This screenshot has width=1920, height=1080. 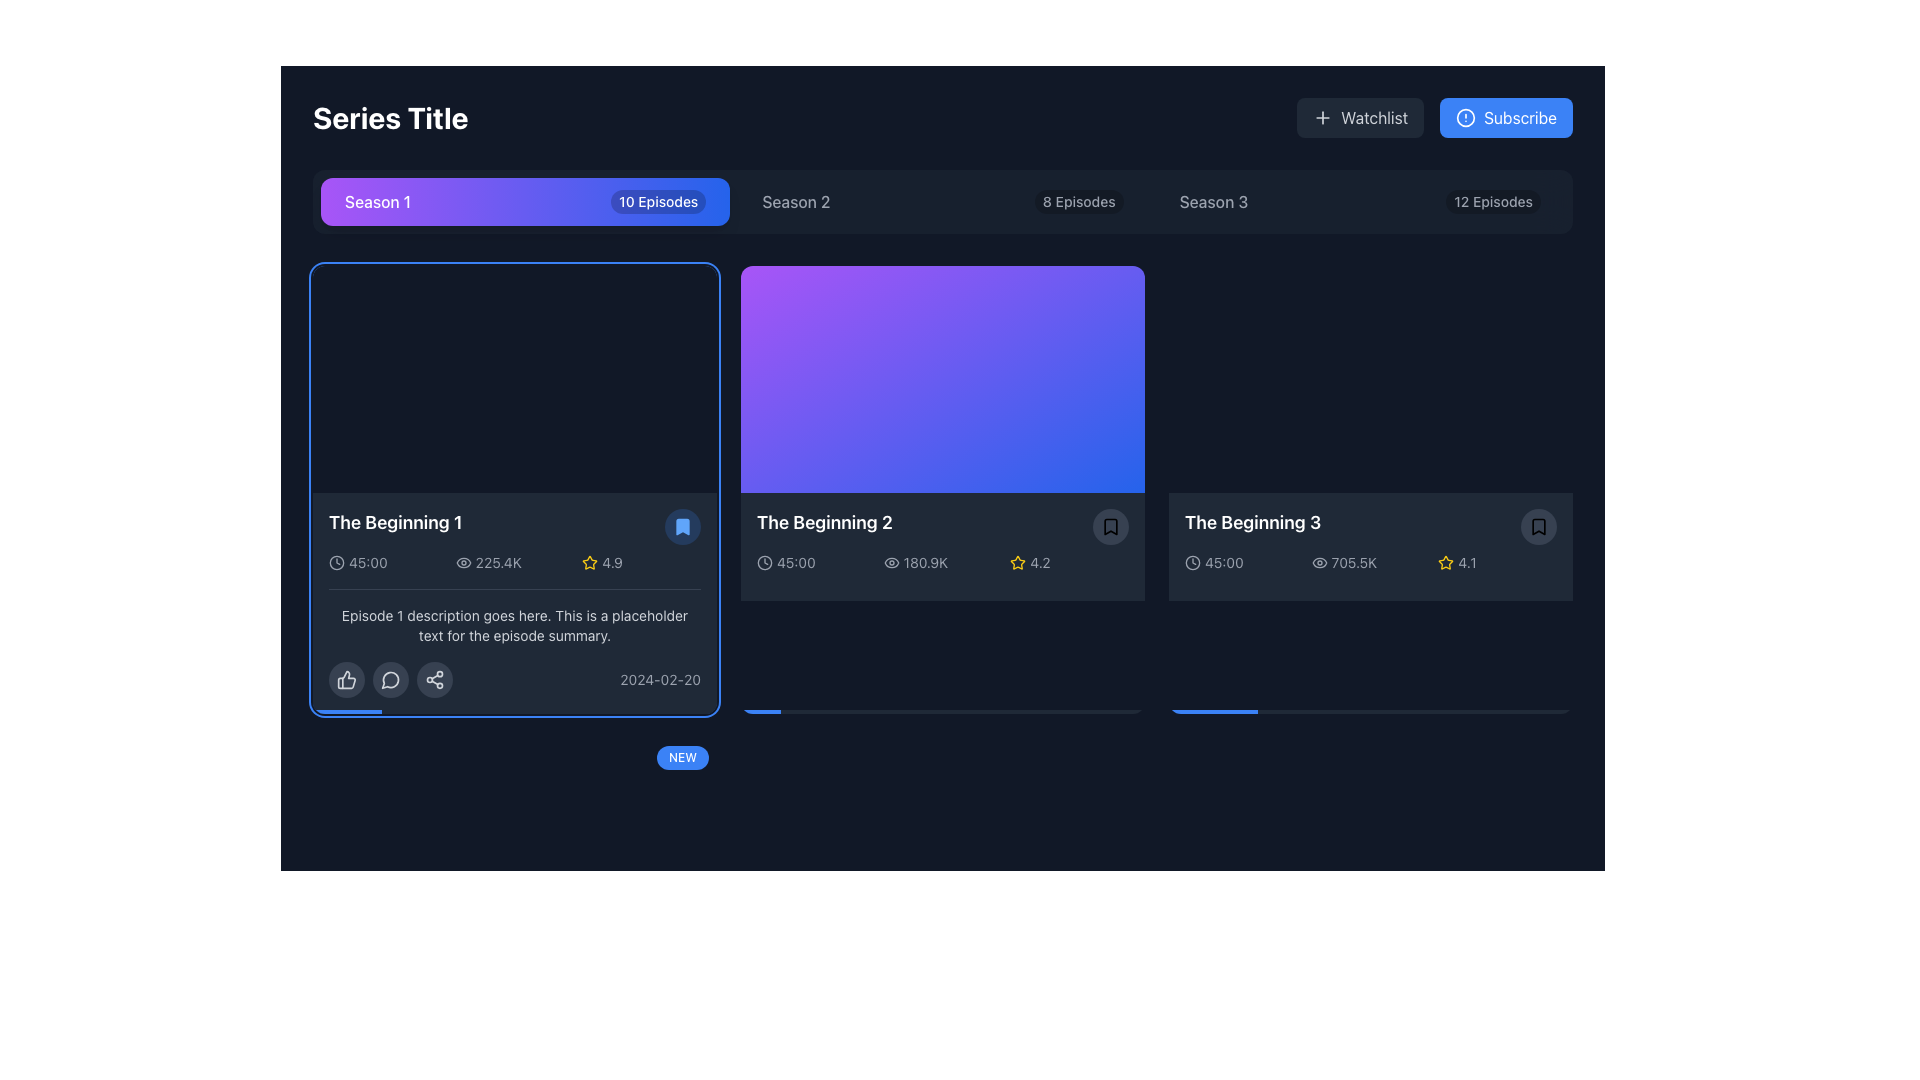 What do you see at coordinates (1539, 711) in the screenshot?
I see `progress level` at bounding box center [1539, 711].